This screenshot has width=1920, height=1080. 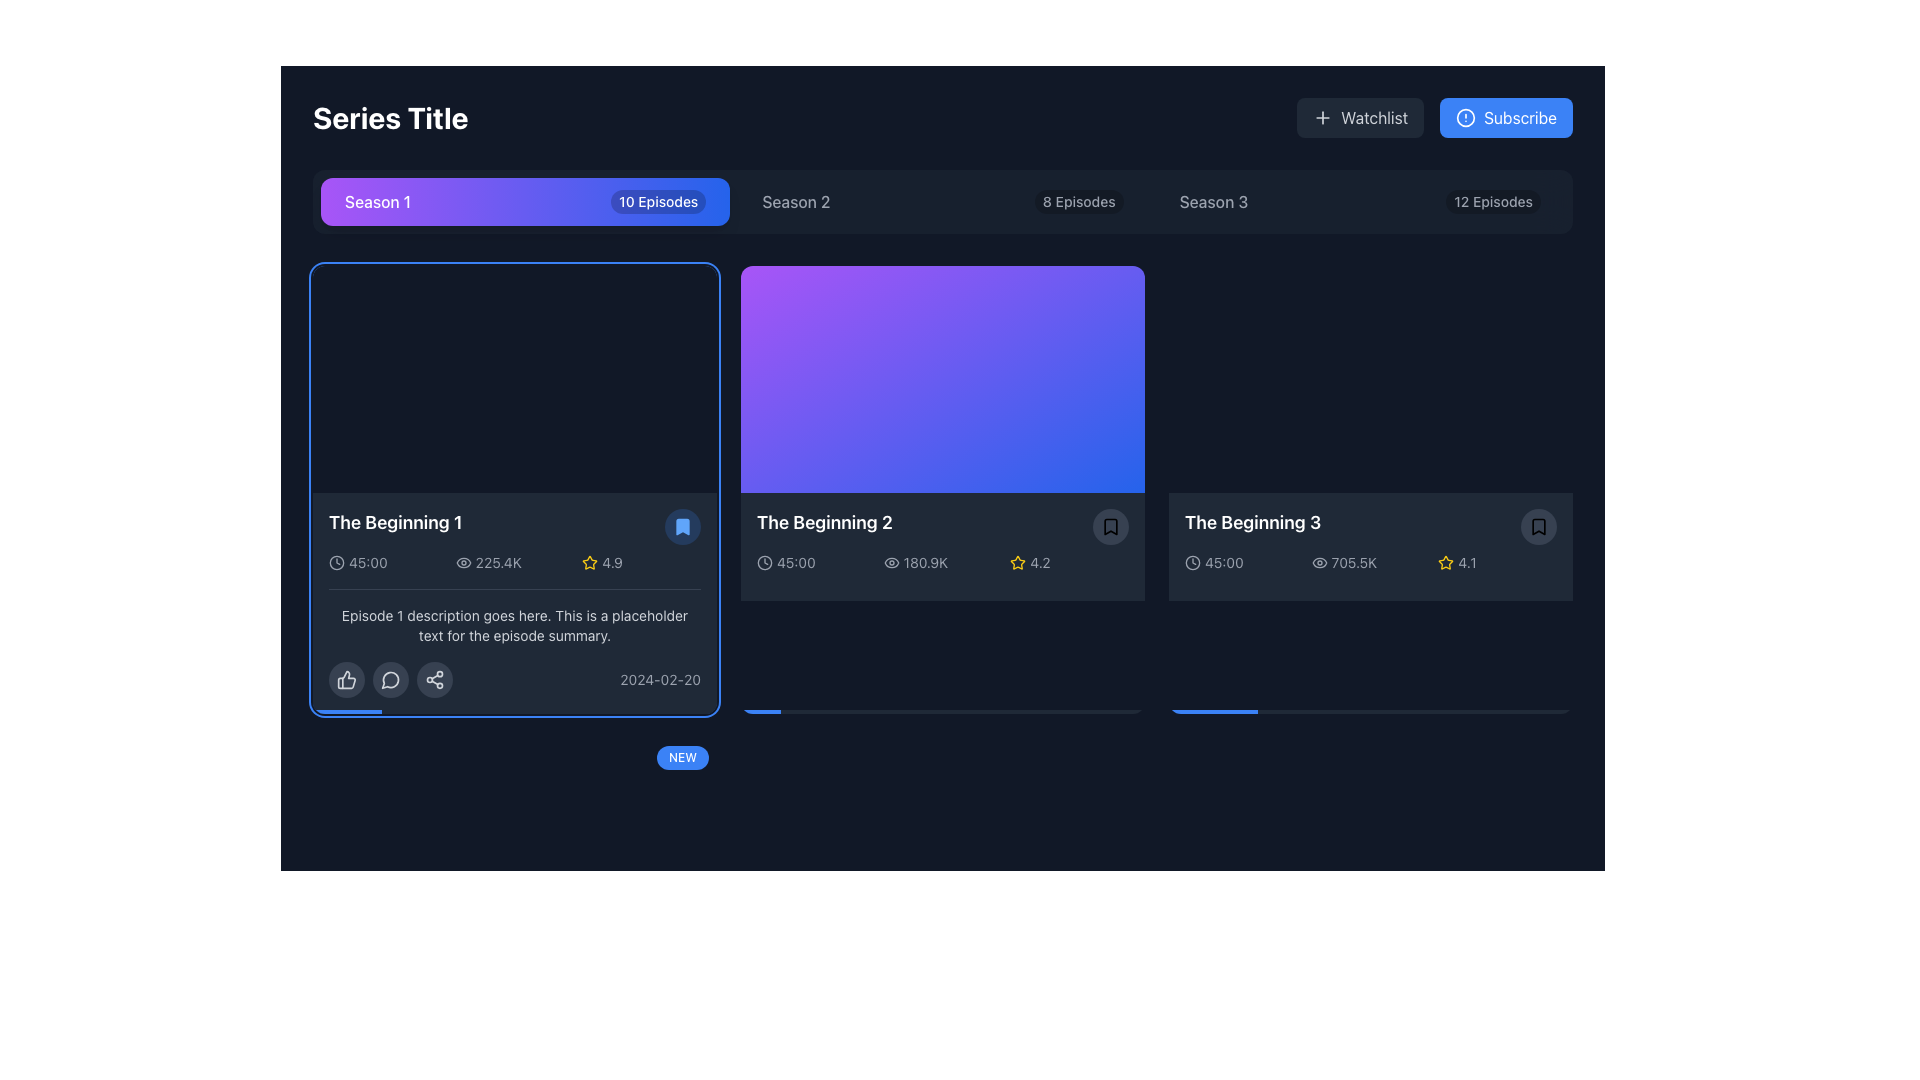 What do you see at coordinates (1539, 711) in the screenshot?
I see `progress level` at bounding box center [1539, 711].